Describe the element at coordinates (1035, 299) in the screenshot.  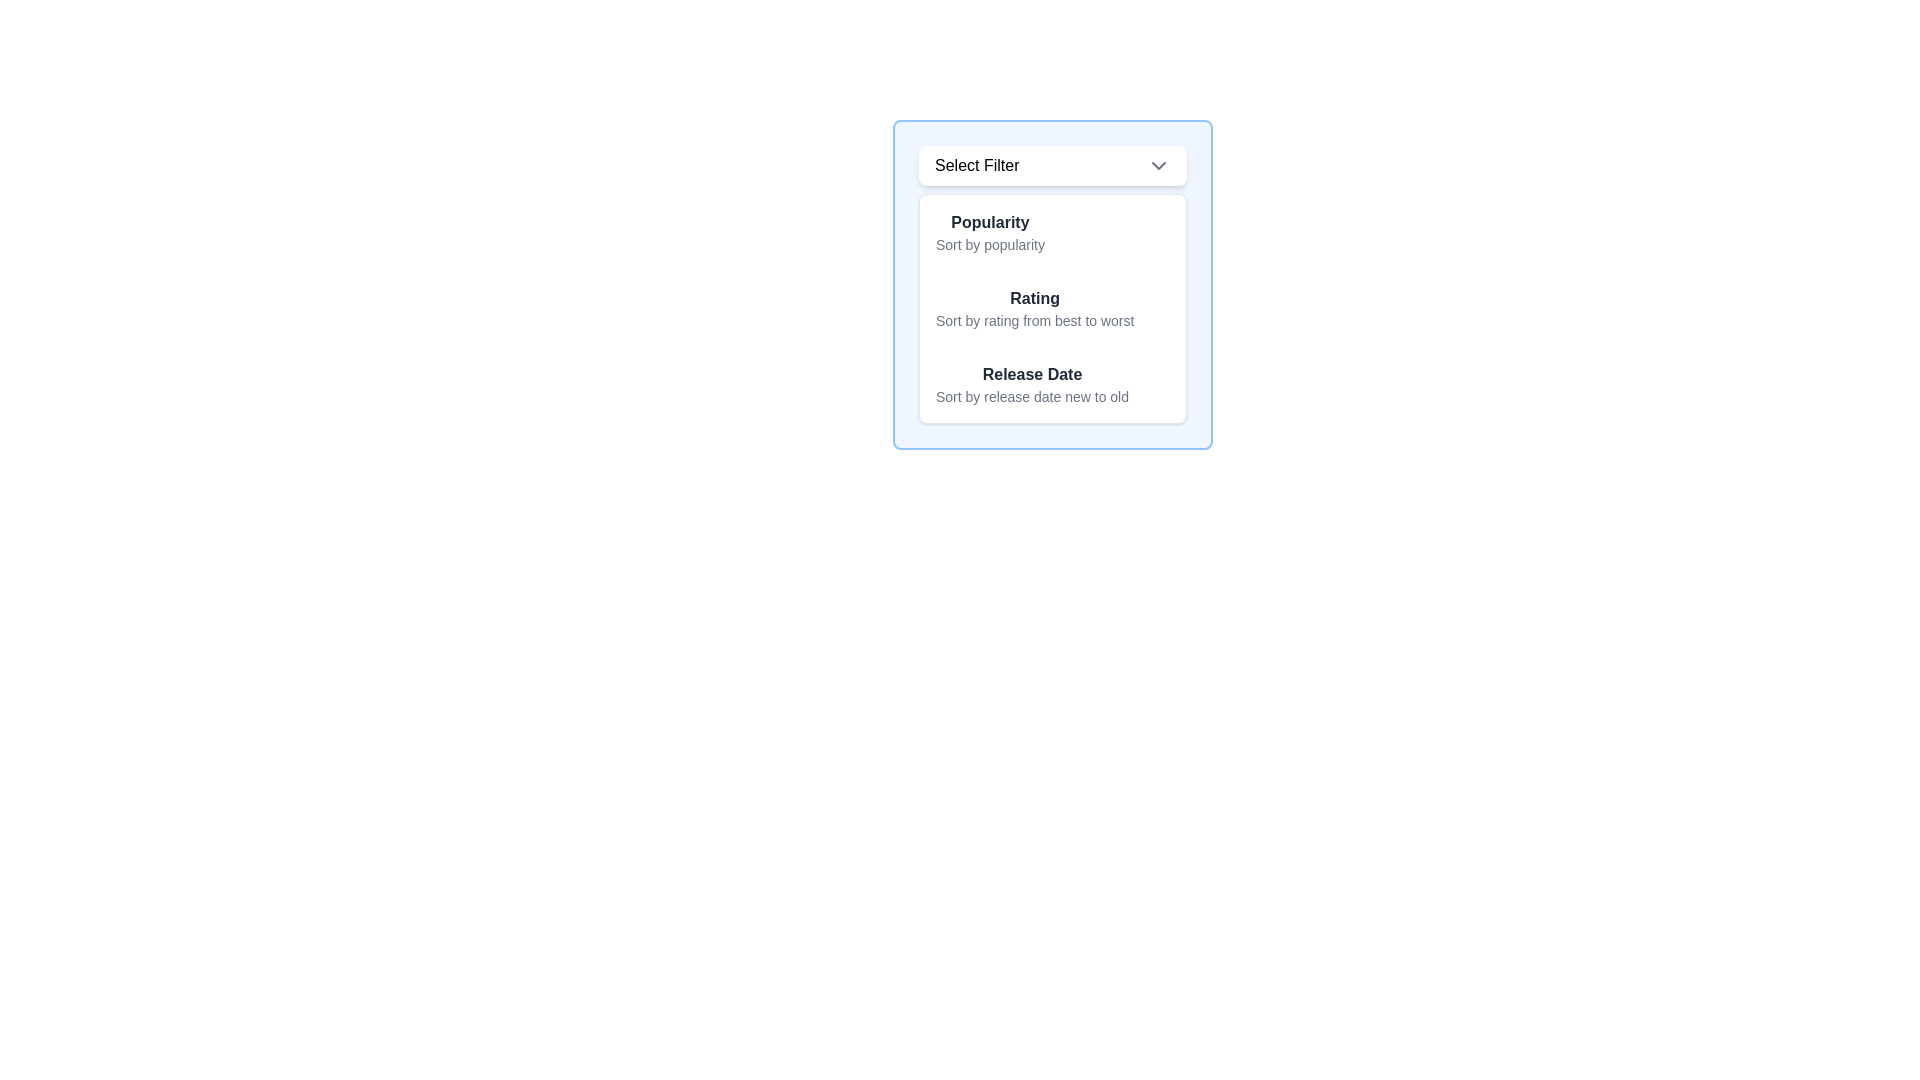
I see `the 'Rating' text label, which is styled with bold and dark gray text and positioned as the second option in the dropdown list between 'Popularity' and 'Release Date'` at that location.